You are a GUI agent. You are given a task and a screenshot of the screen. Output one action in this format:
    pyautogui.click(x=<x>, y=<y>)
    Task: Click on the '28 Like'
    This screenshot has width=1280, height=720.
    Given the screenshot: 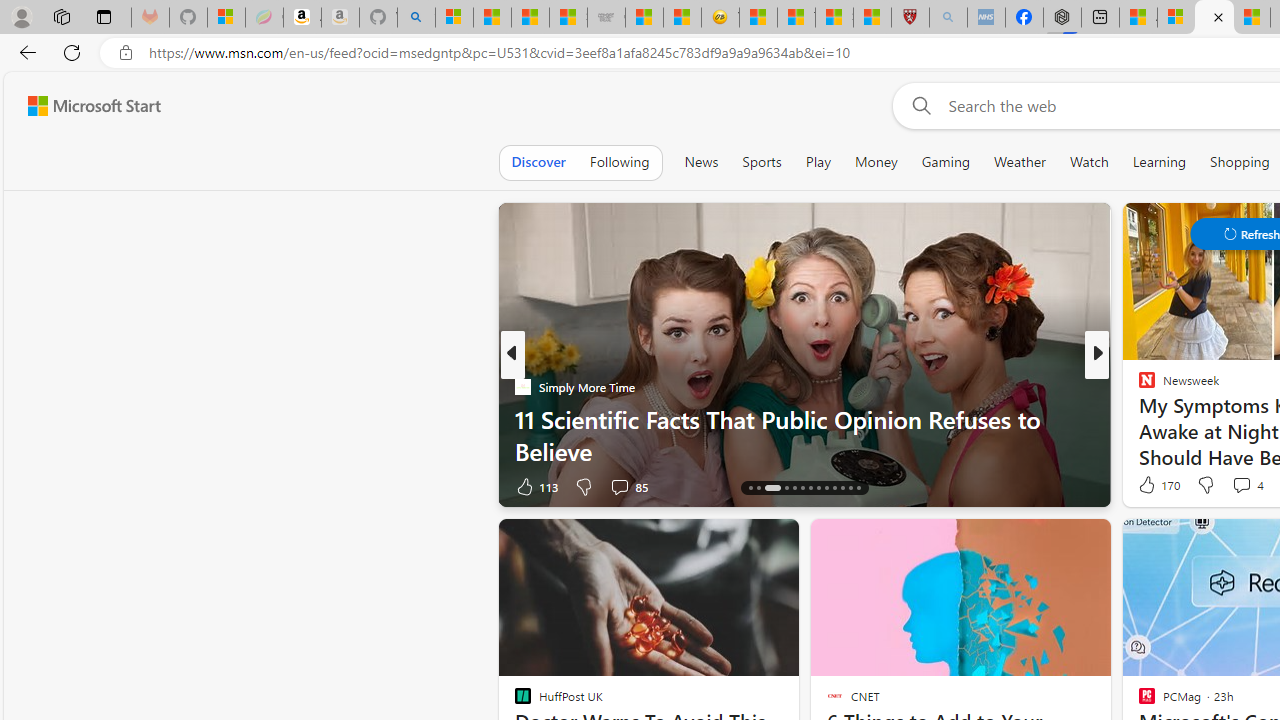 What is the action you would take?
    pyautogui.click(x=1149, y=486)
    